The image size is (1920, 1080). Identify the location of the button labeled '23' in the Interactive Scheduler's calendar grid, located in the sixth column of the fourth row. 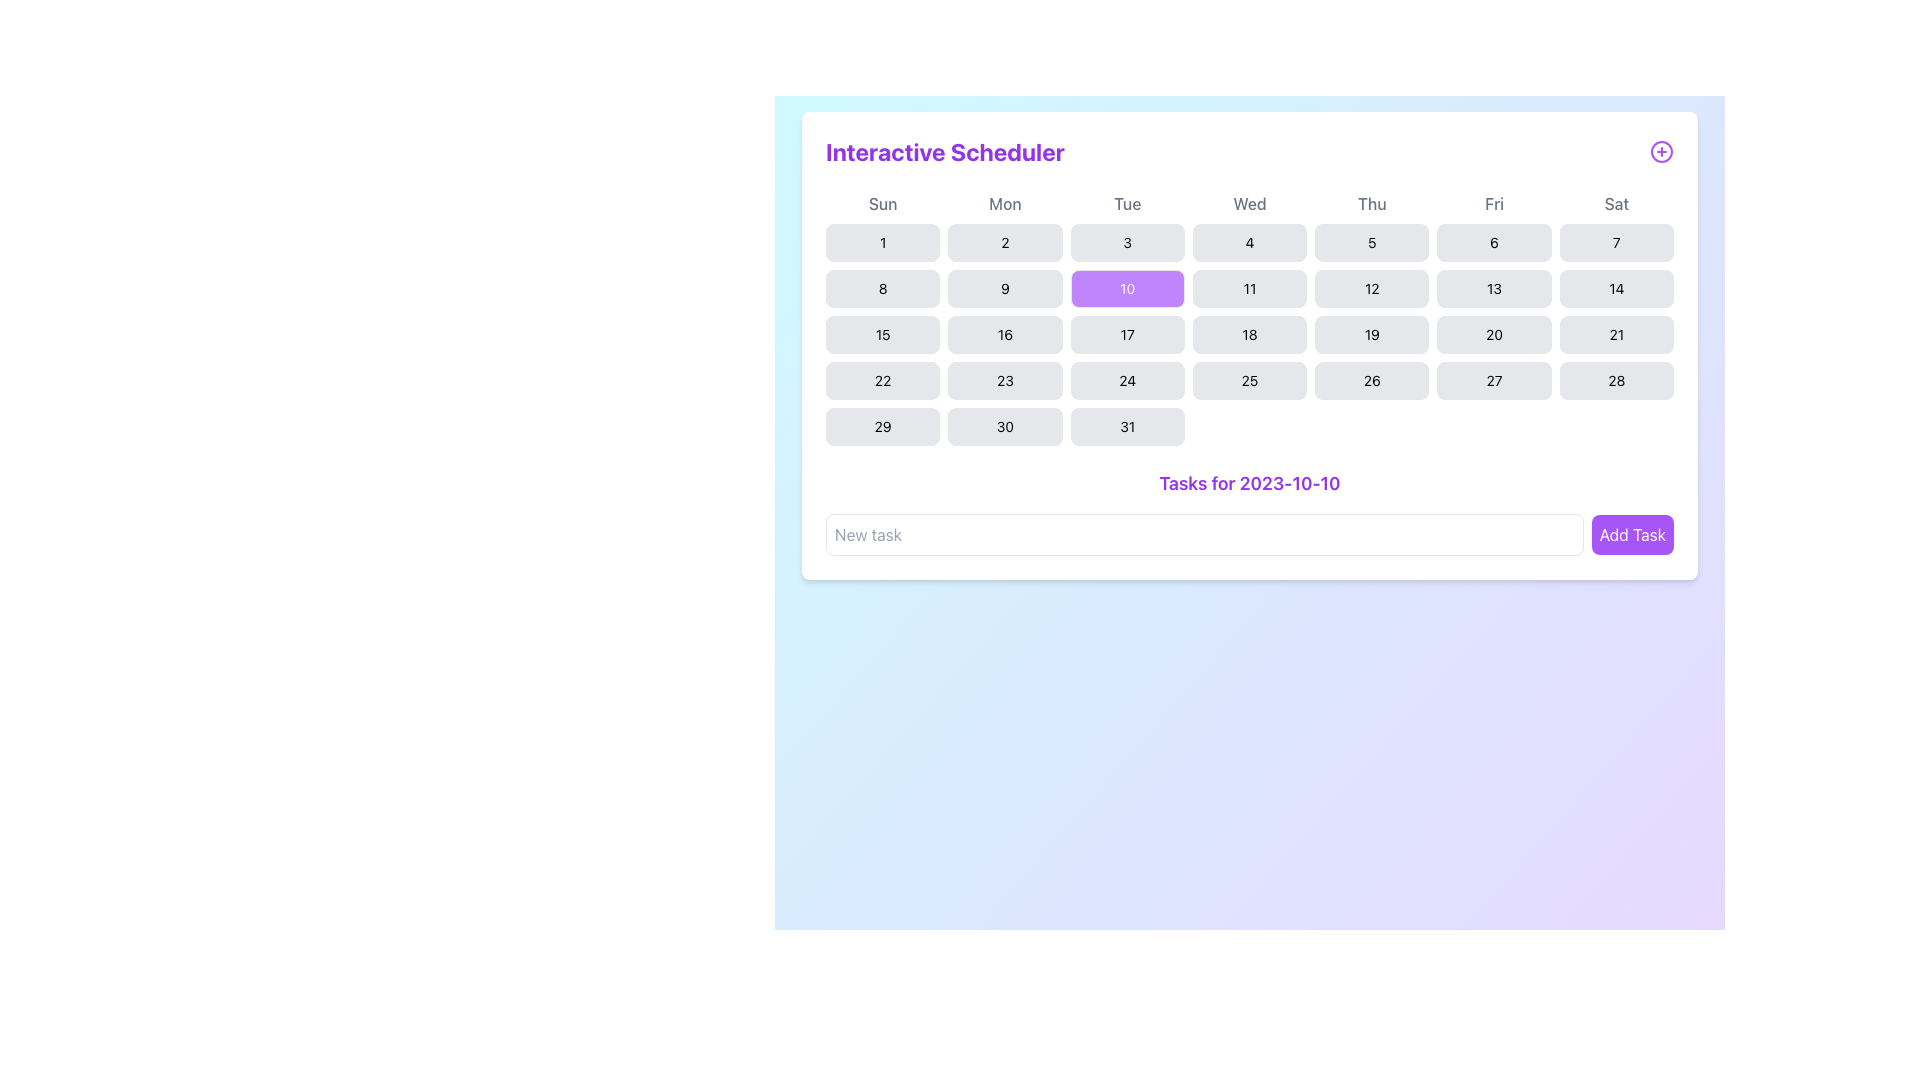
(1005, 381).